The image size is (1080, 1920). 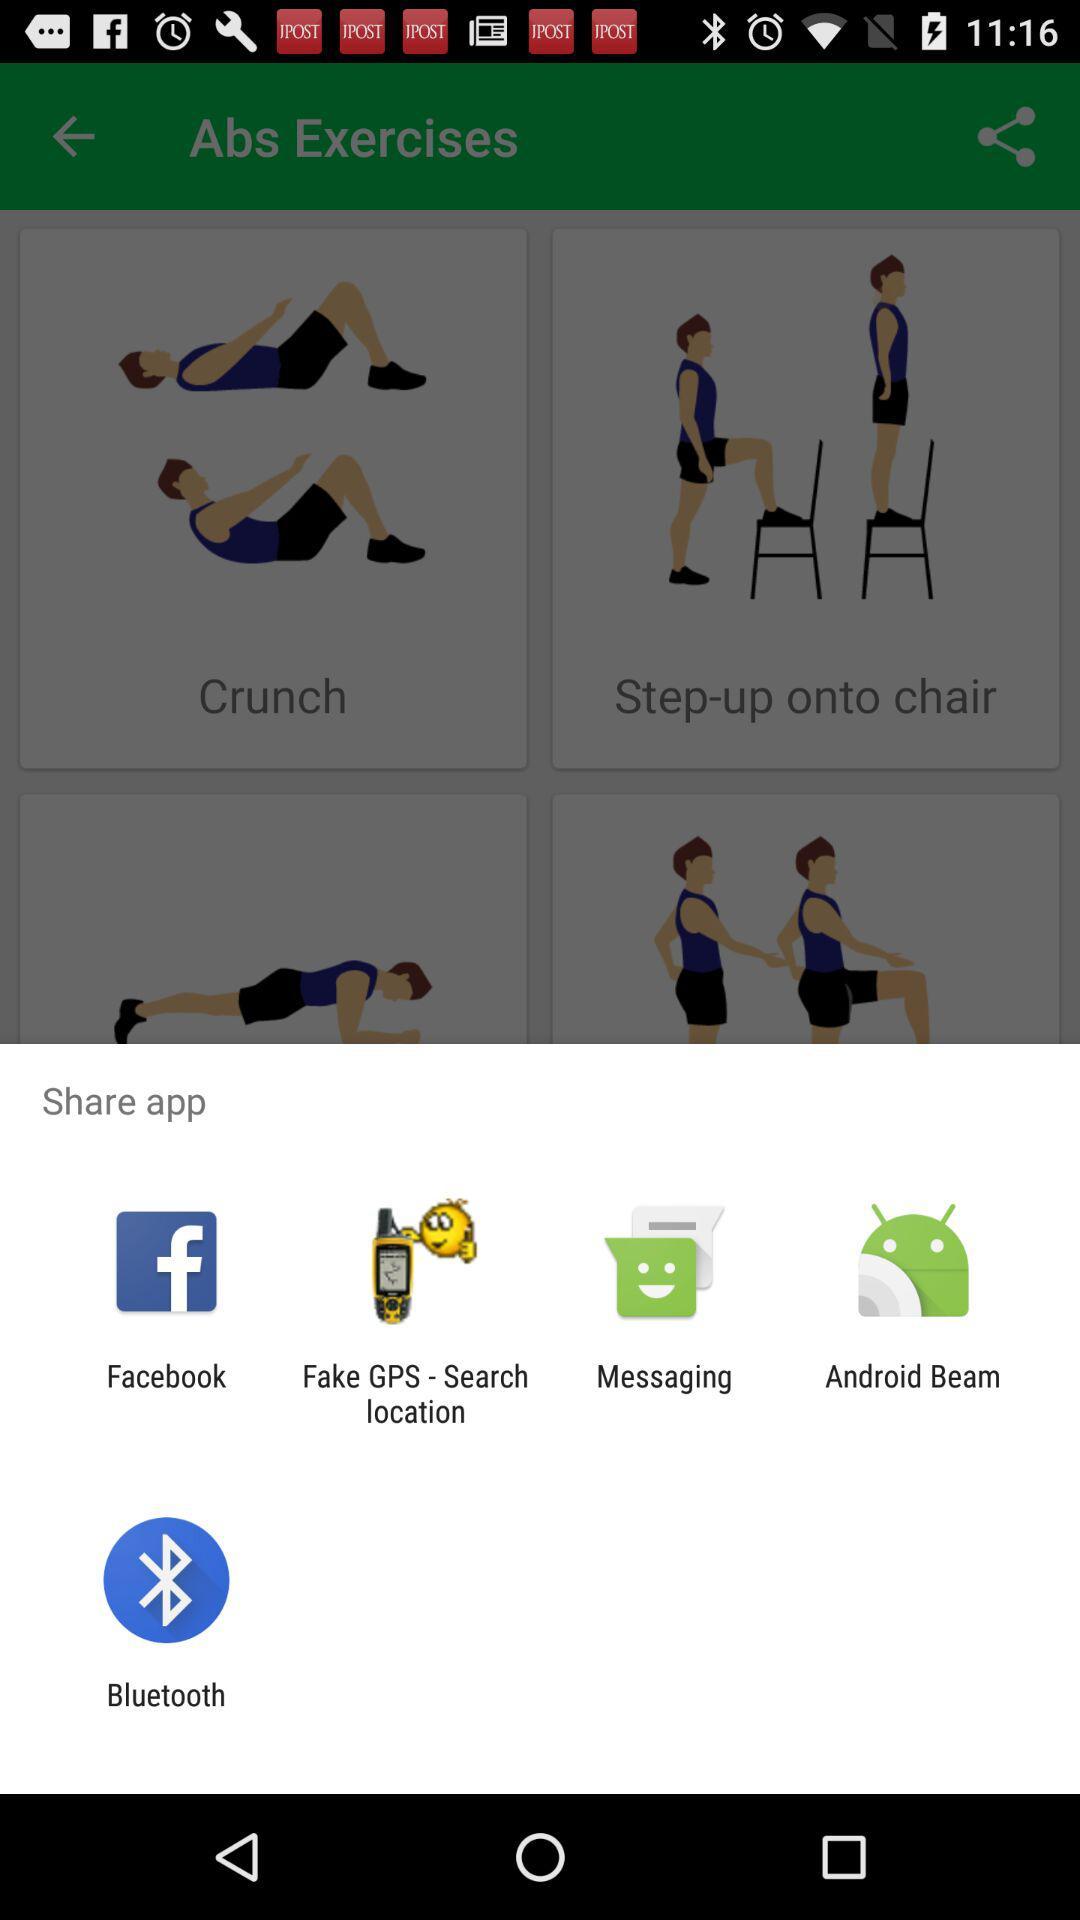 What do you see at coordinates (72, 135) in the screenshot?
I see `icon to the left of abs exercises app` at bounding box center [72, 135].